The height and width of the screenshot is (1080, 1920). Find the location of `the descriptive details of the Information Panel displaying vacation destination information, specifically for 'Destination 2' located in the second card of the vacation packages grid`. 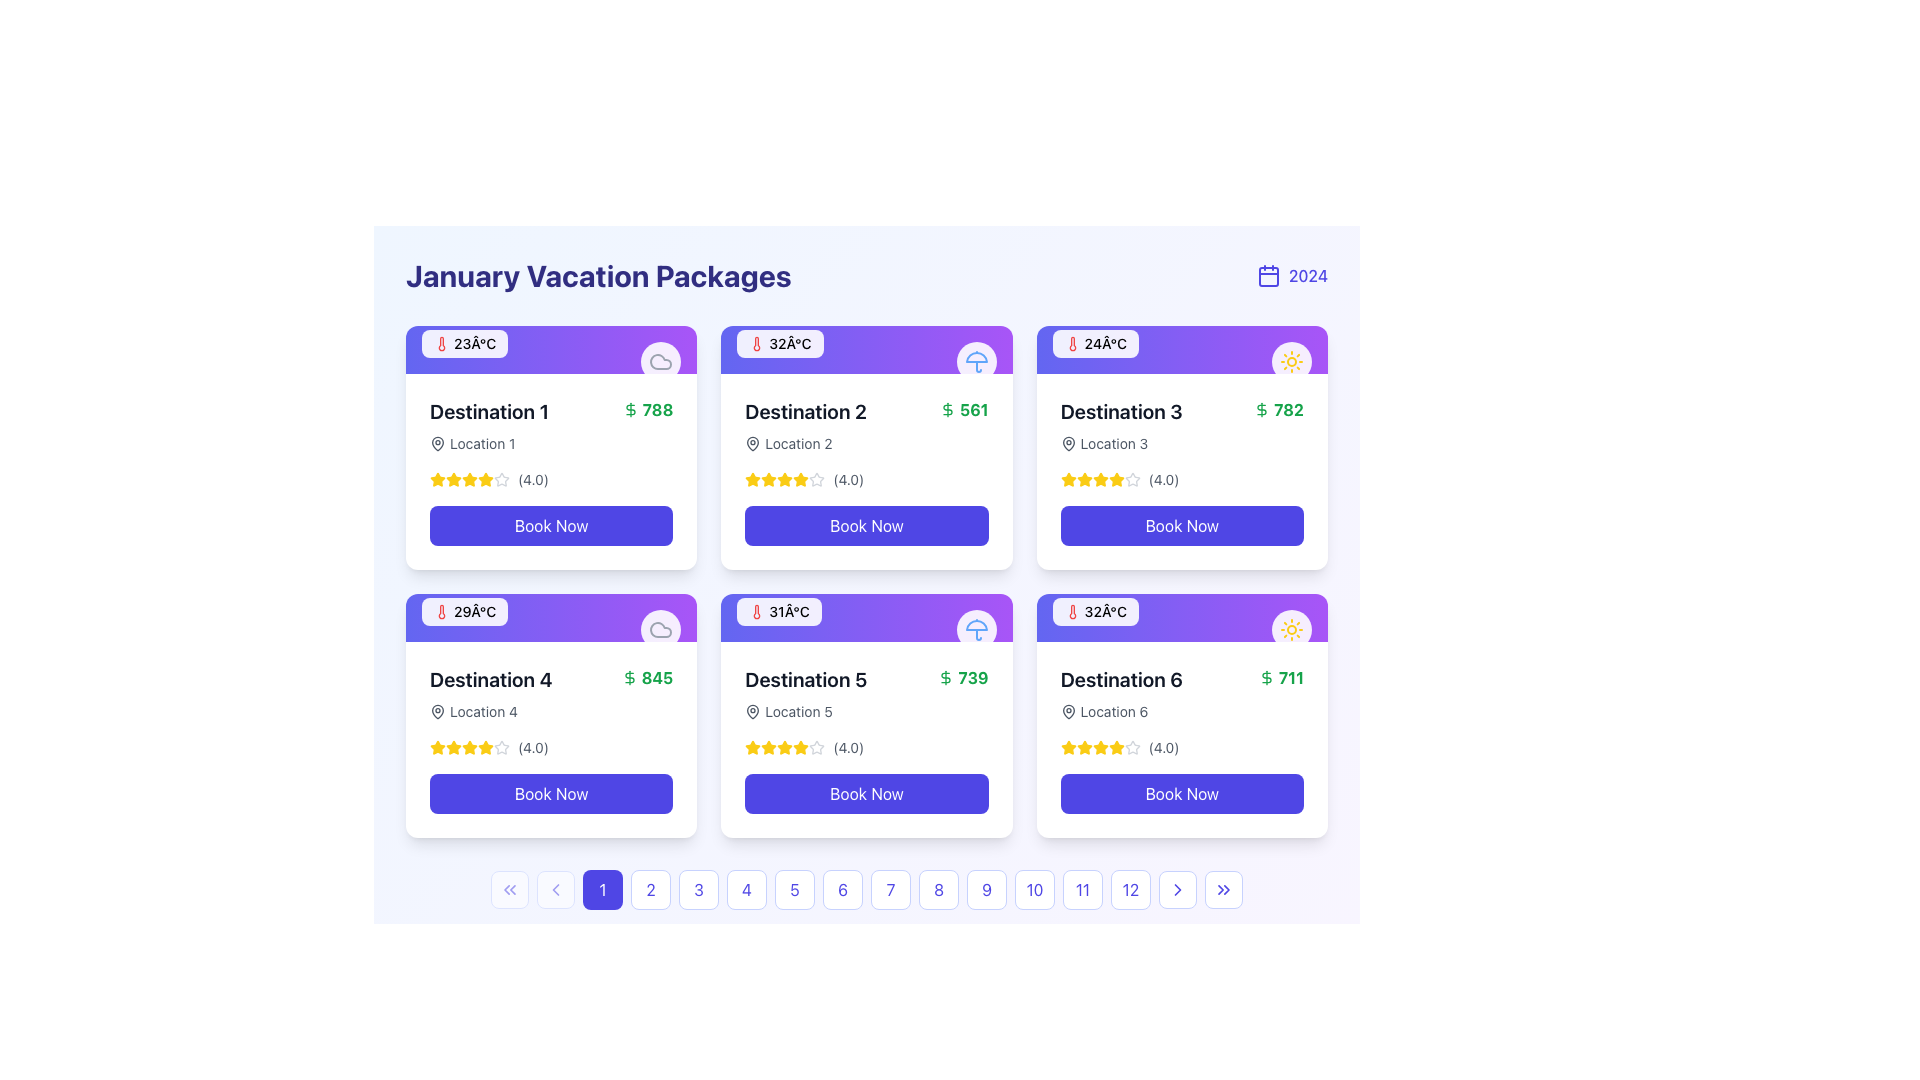

the descriptive details of the Information Panel displaying vacation destination information, specifically for 'Destination 2' located in the second card of the vacation packages grid is located at coordinates (867, 471).